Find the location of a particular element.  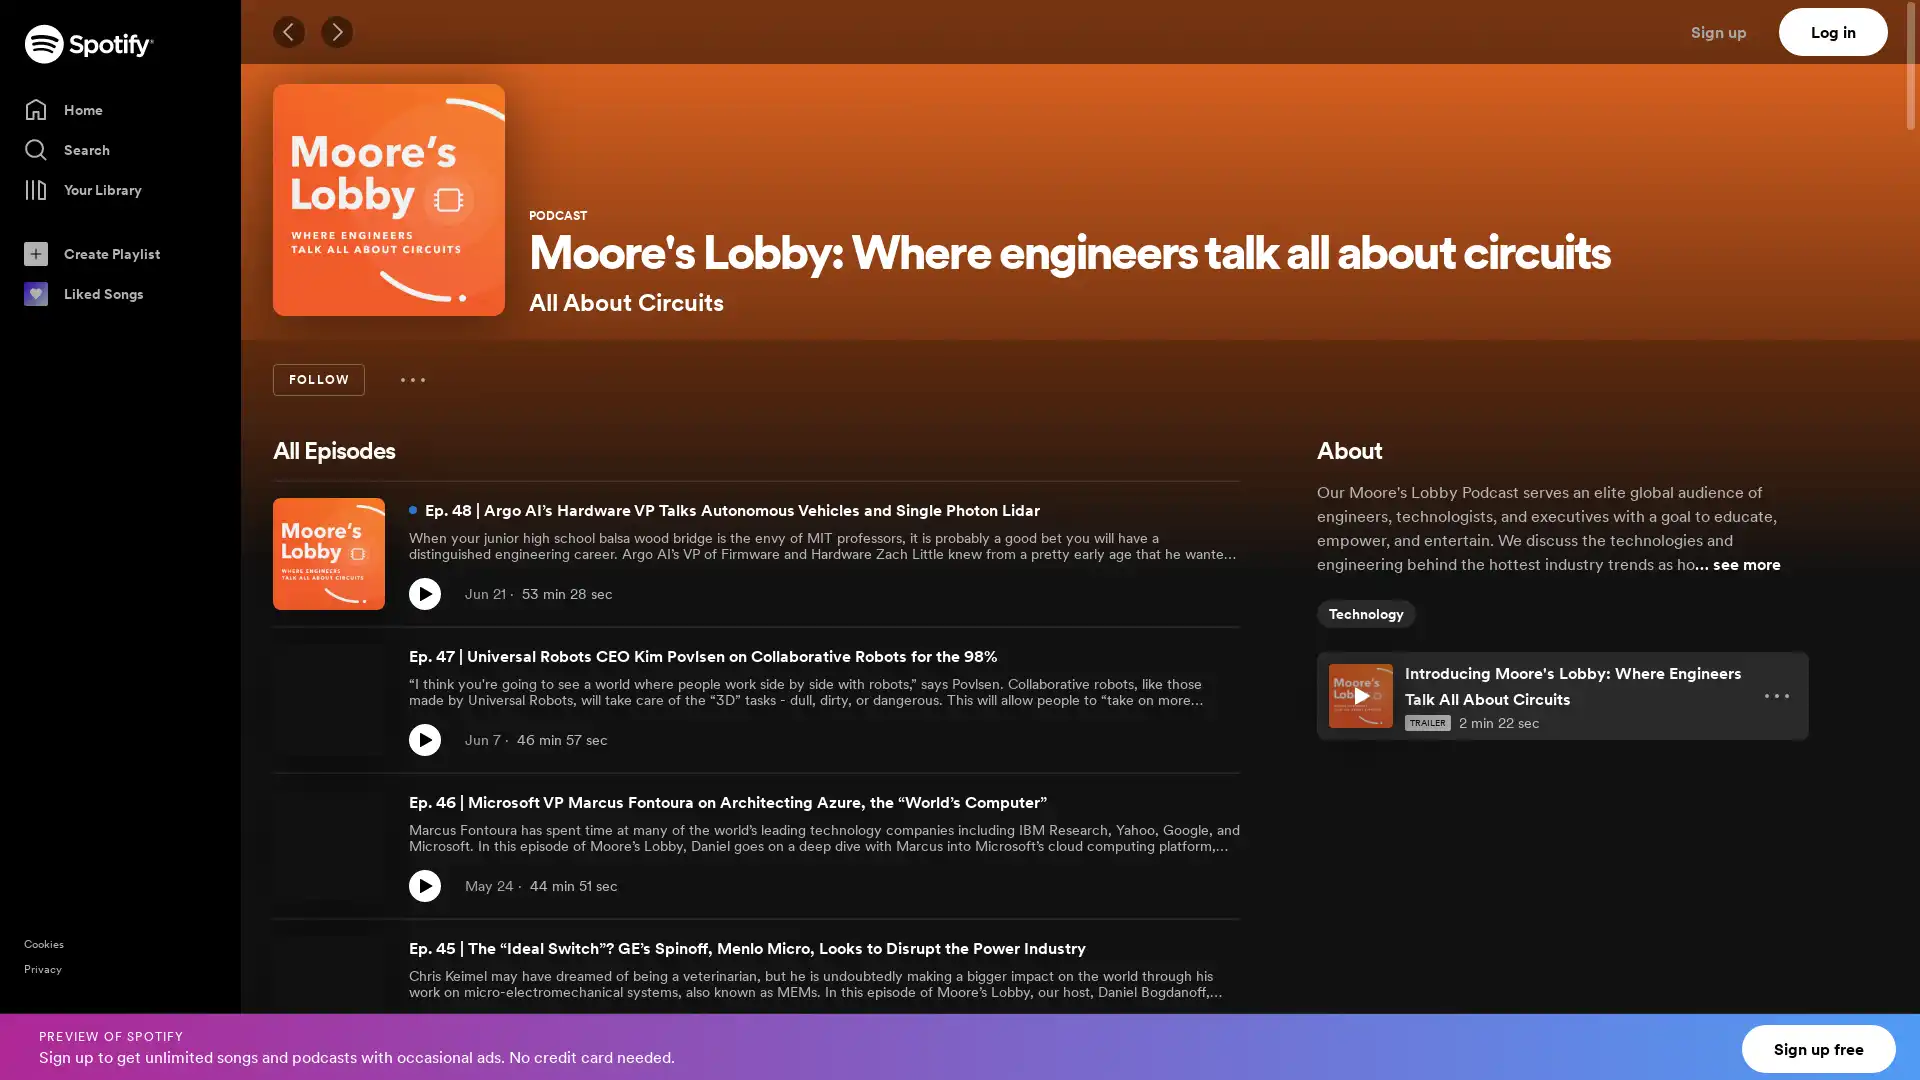

Play Ep. 48 | Argo AIs Hardware VP Talks Autonomous Vehicles and Single Photon Lidar by Moore's Lobby: Where engineers talk all about circuits is located at coordinates (424, 593).